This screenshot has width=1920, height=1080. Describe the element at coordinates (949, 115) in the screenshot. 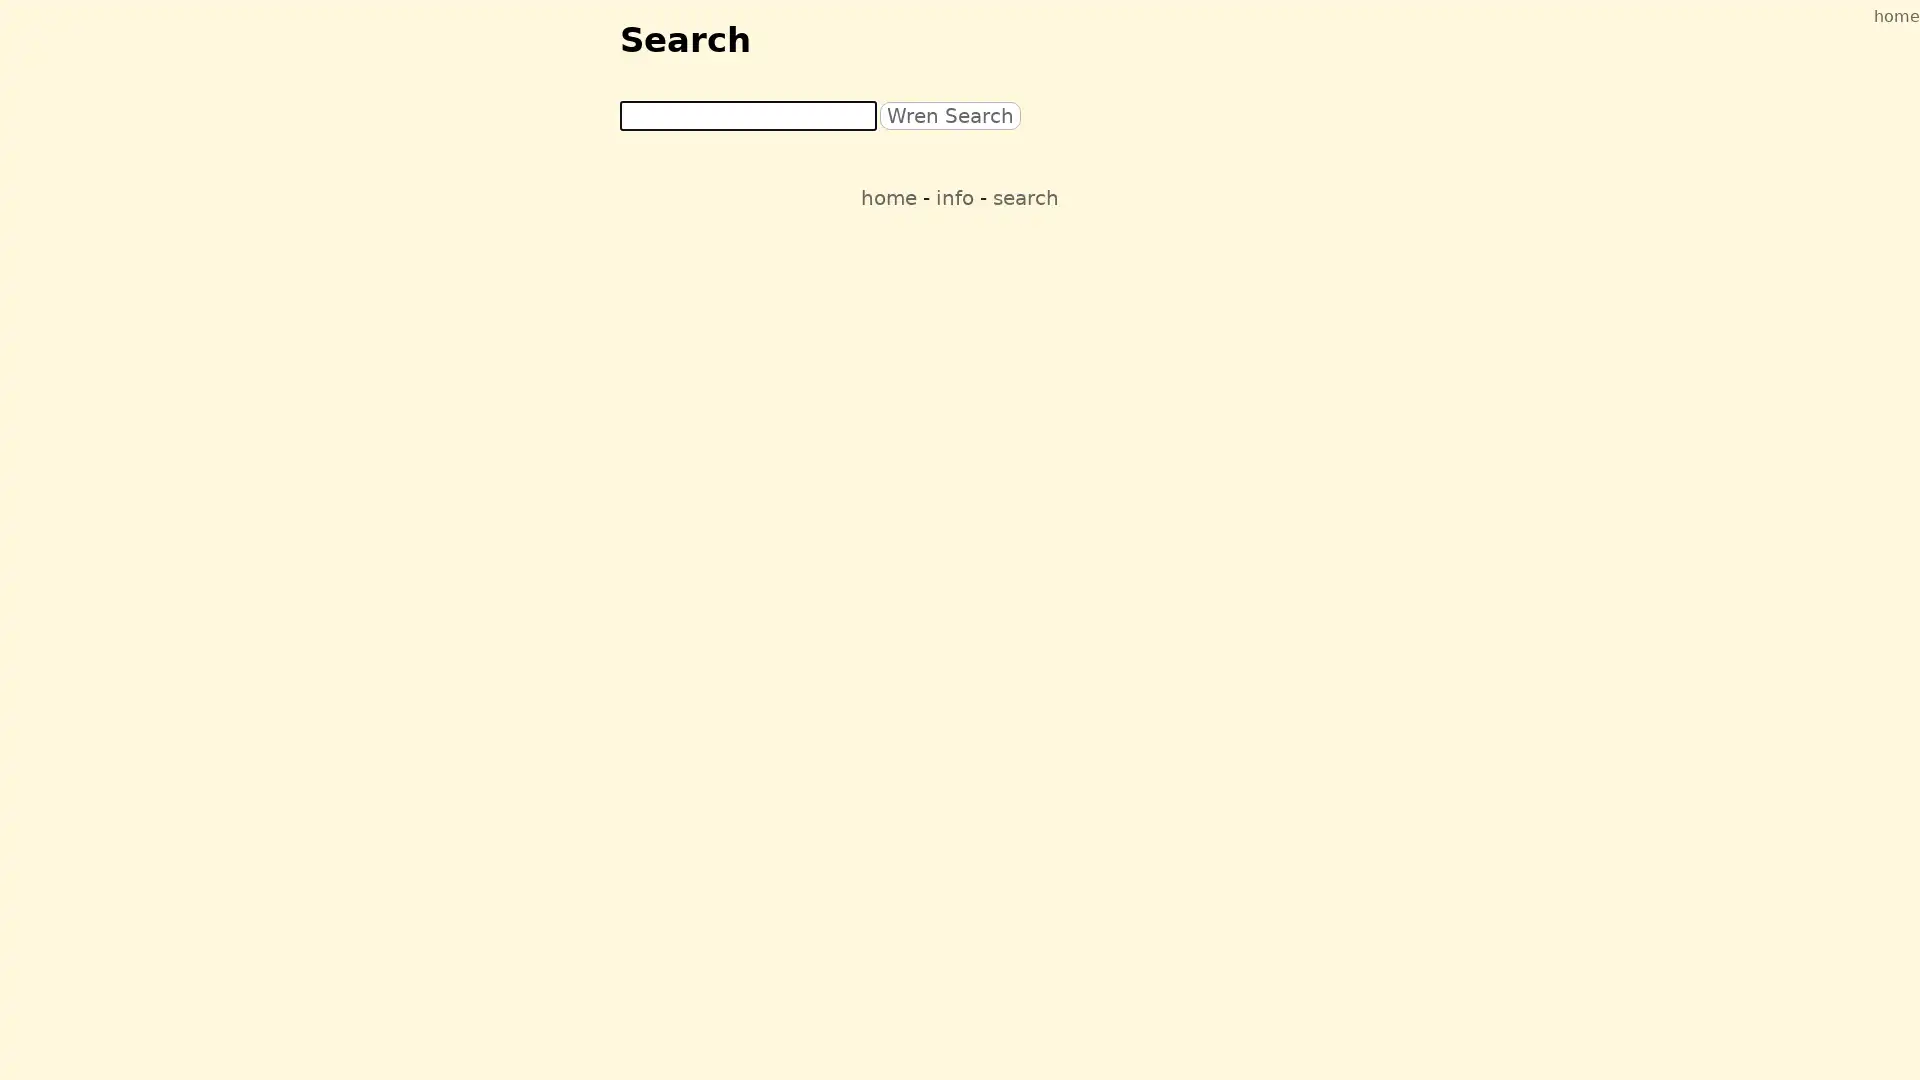

I see `Wren Search` at that location.